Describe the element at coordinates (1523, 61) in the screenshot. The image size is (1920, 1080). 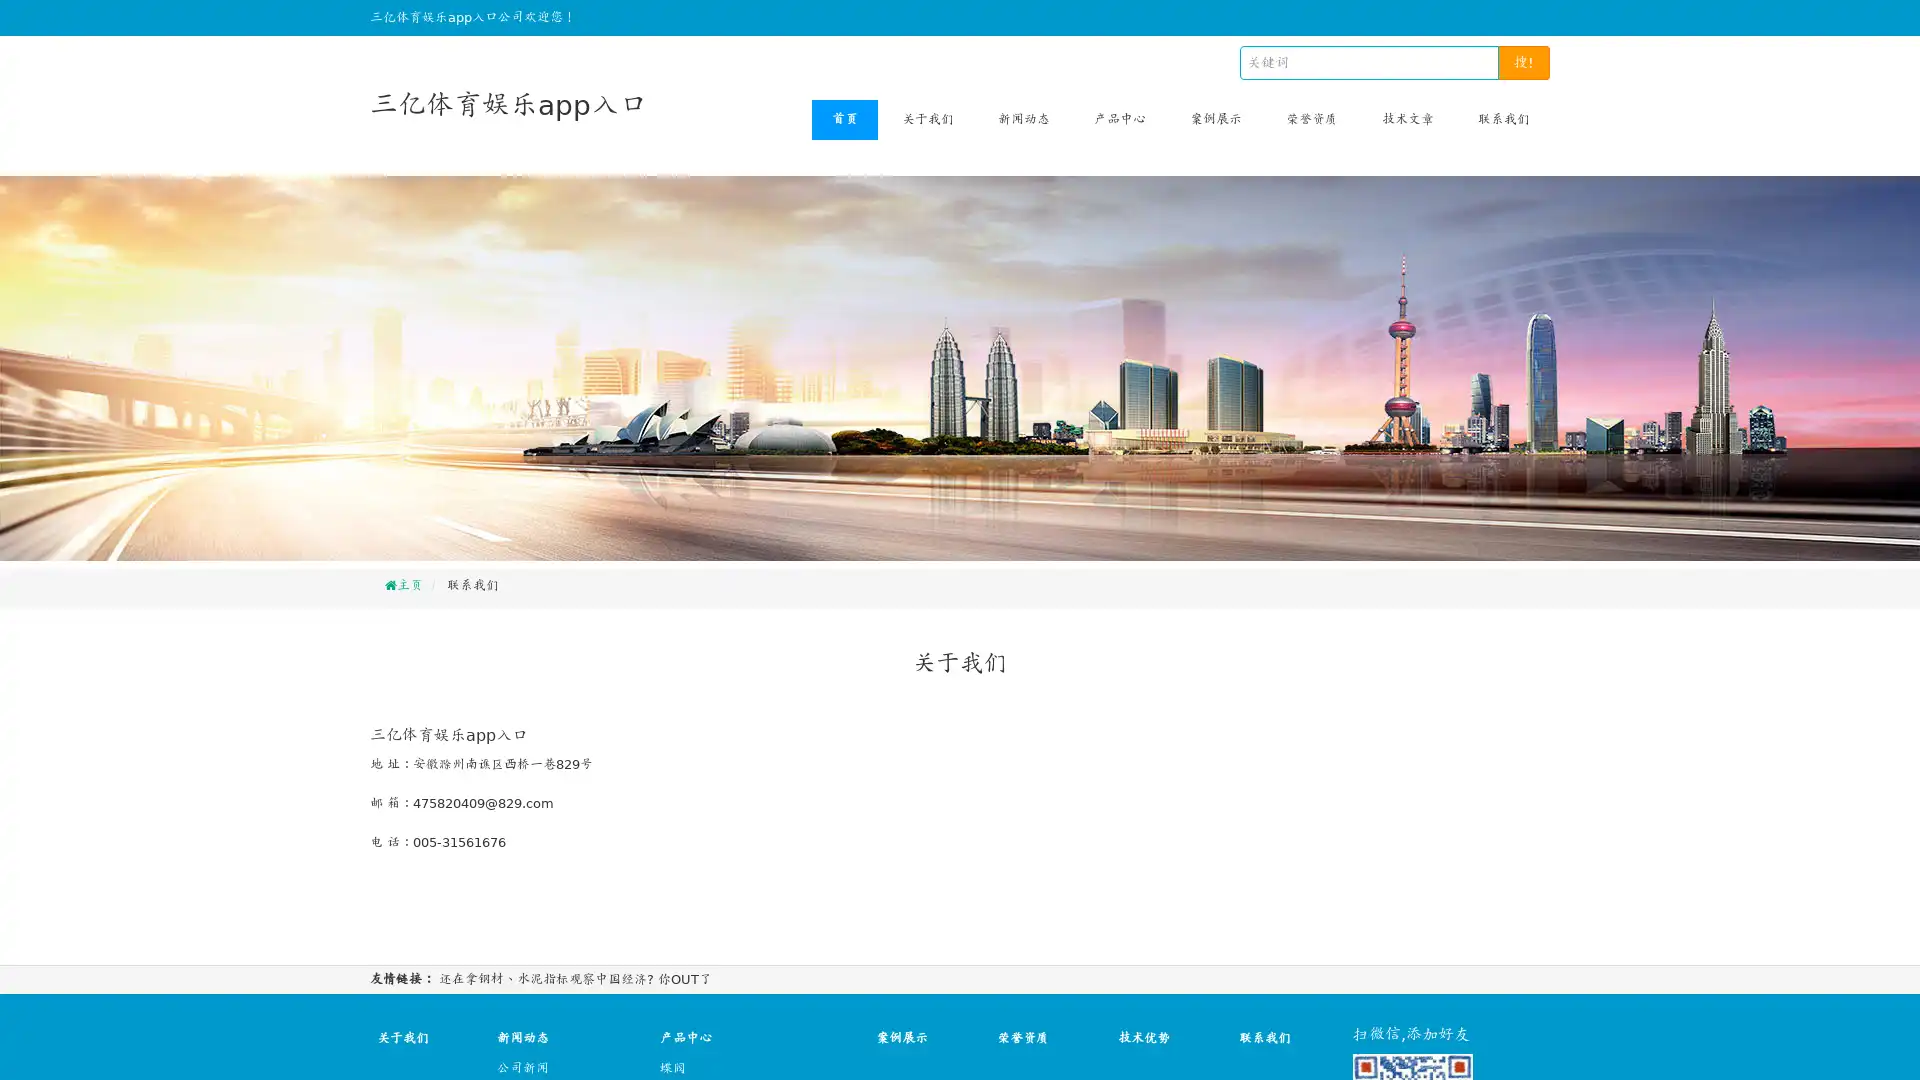
I see `!` at that location.